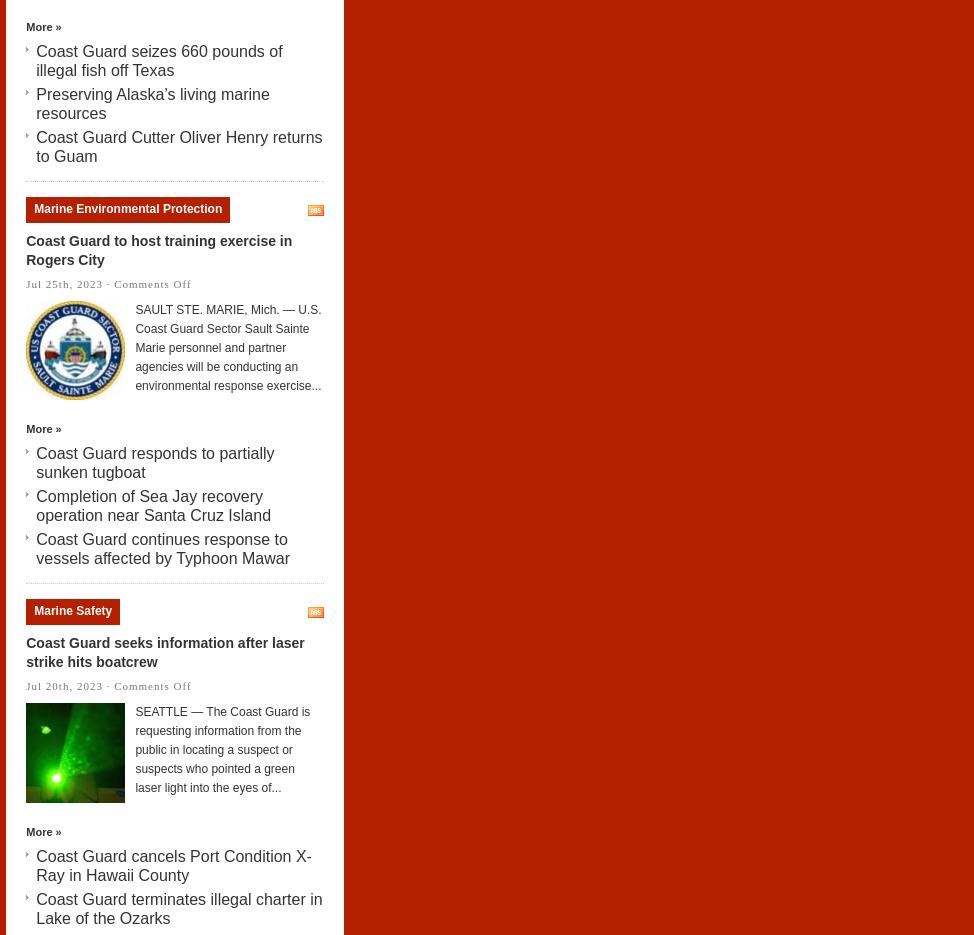  What do you see at coordinates (157, 60) in the screenshot?
I see `'Coast Guard seizes 660 pounds of illegal fish off Texas'` at bounding box center [157, 60].